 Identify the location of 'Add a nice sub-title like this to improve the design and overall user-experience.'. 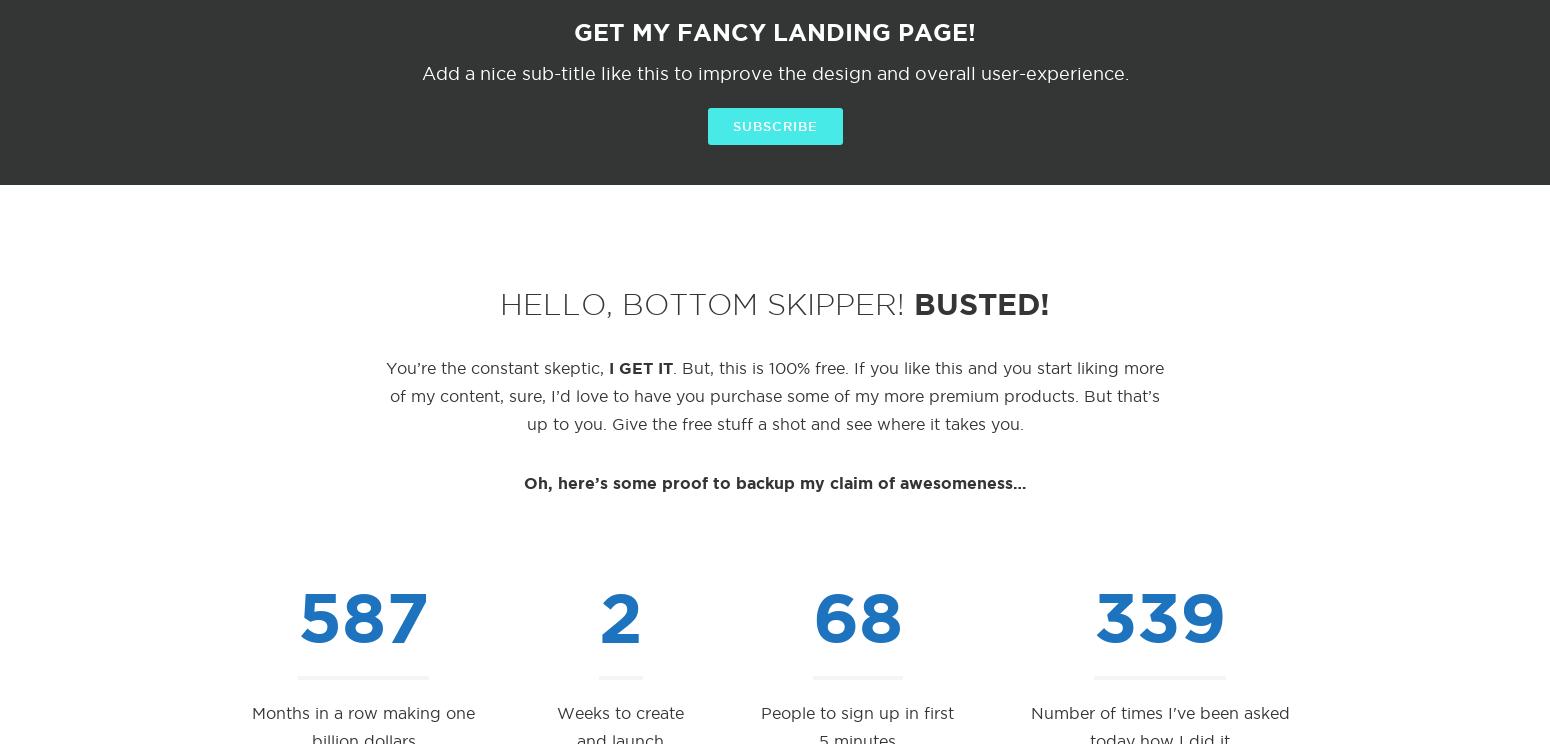
(420, 73).